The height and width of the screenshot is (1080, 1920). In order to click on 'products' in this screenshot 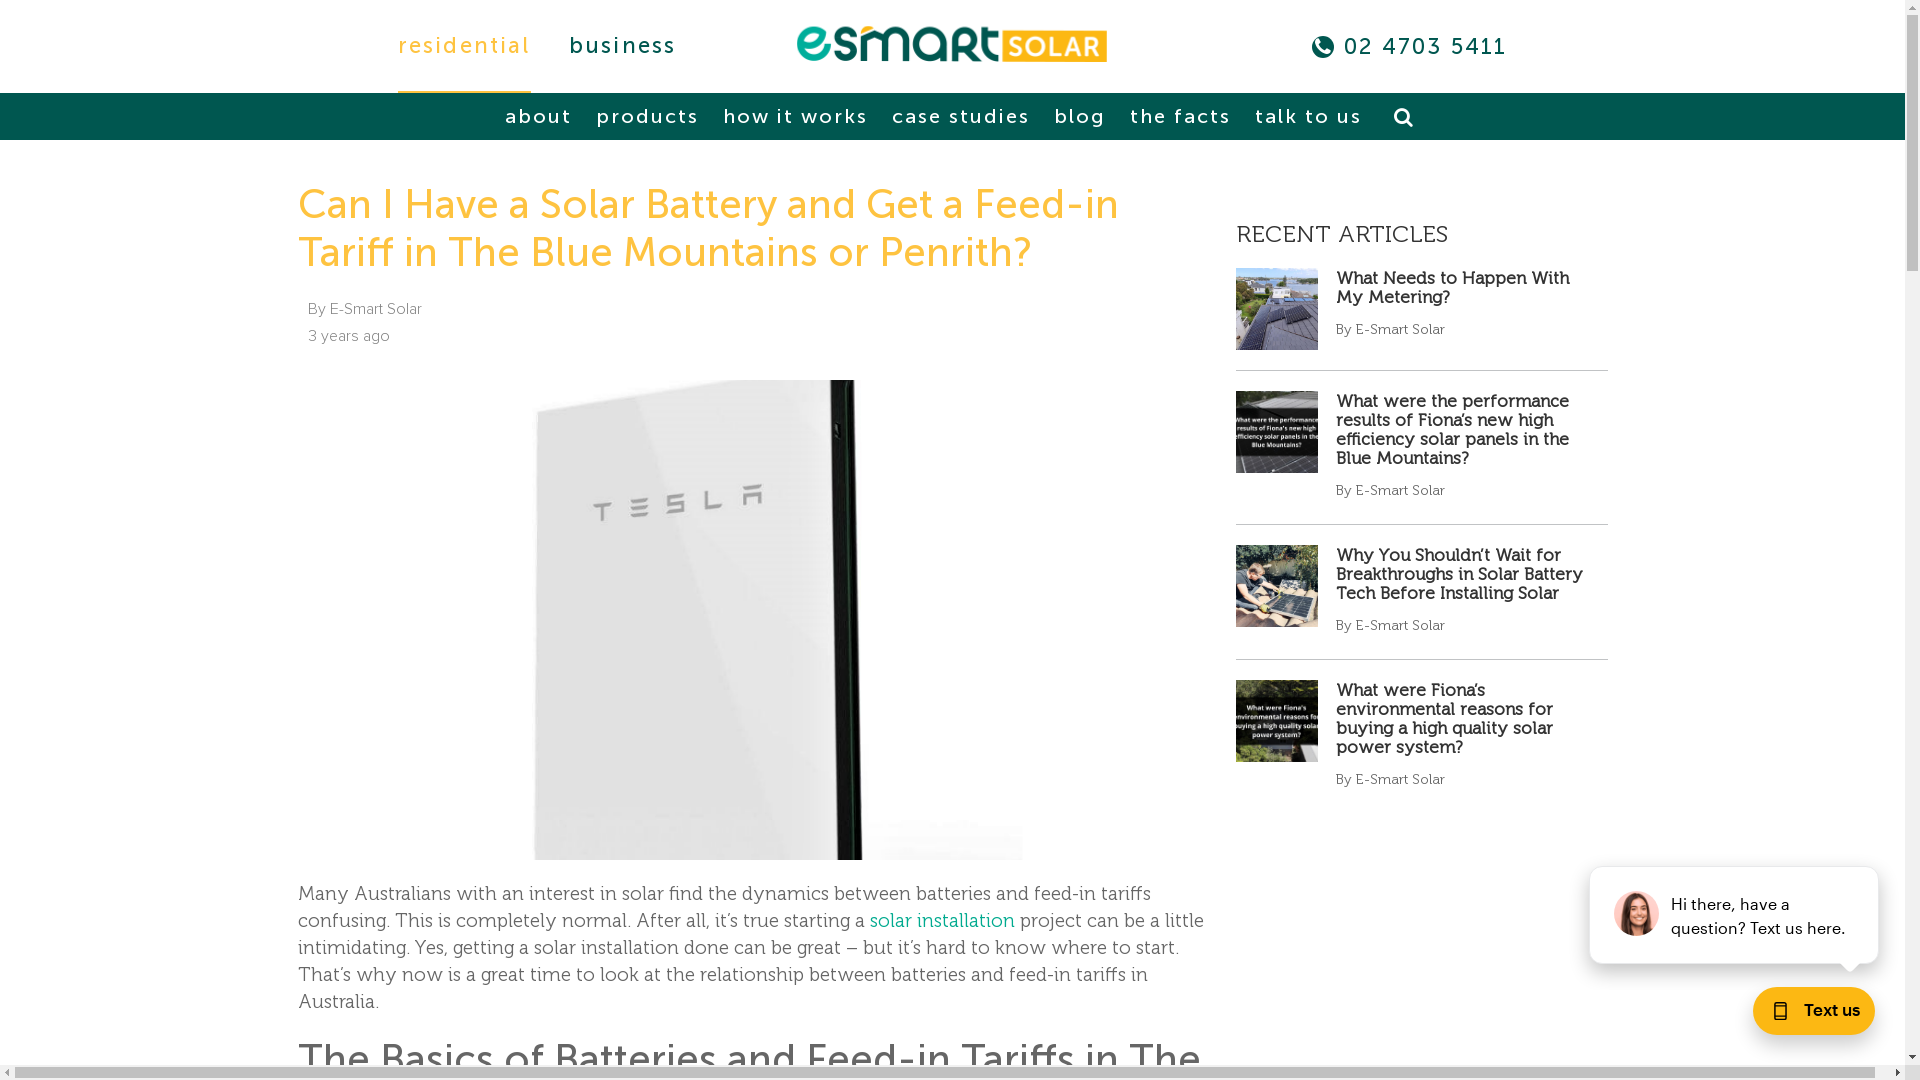, I will do `click(646, 116)`.